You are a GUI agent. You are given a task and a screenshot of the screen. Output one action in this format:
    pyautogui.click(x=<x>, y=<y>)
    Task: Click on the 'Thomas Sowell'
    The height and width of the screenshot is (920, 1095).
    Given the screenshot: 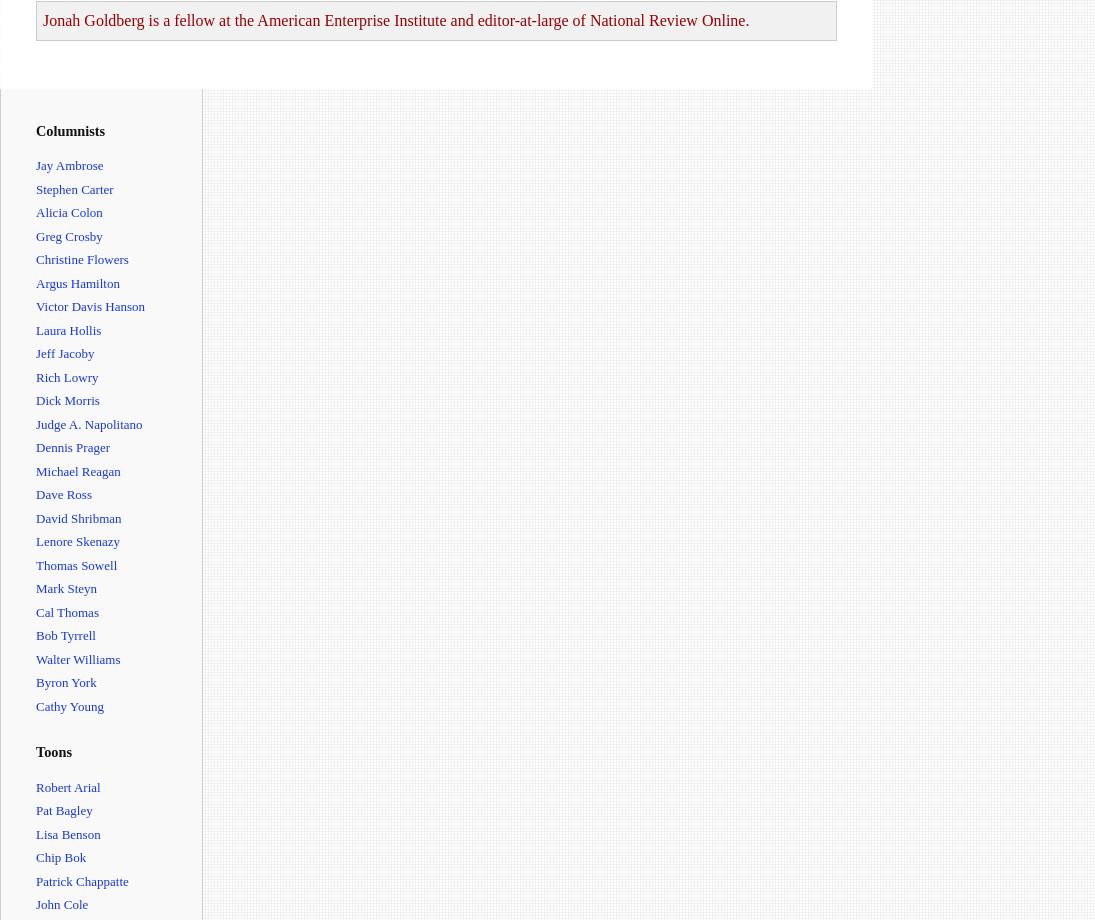 What is the action you would take?
    pyautogui.click(x=75, y=564)
    